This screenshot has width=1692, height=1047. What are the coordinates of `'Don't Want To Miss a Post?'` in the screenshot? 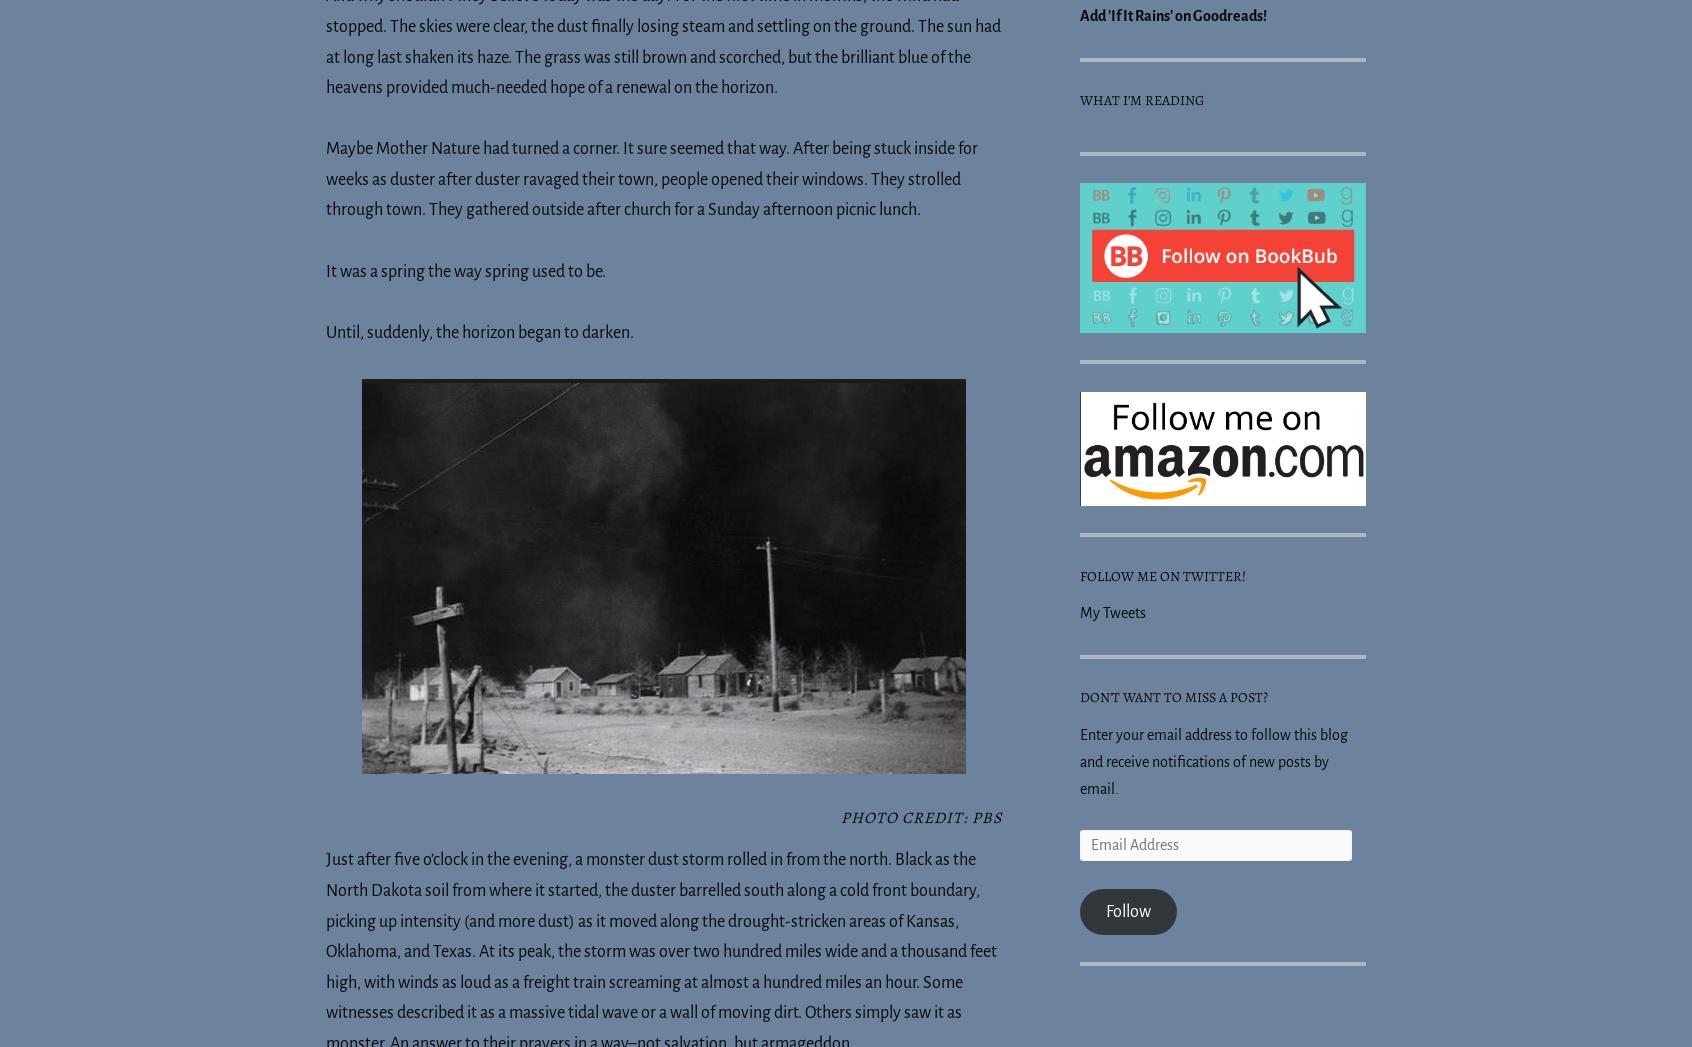 It's located at (1173, 695).